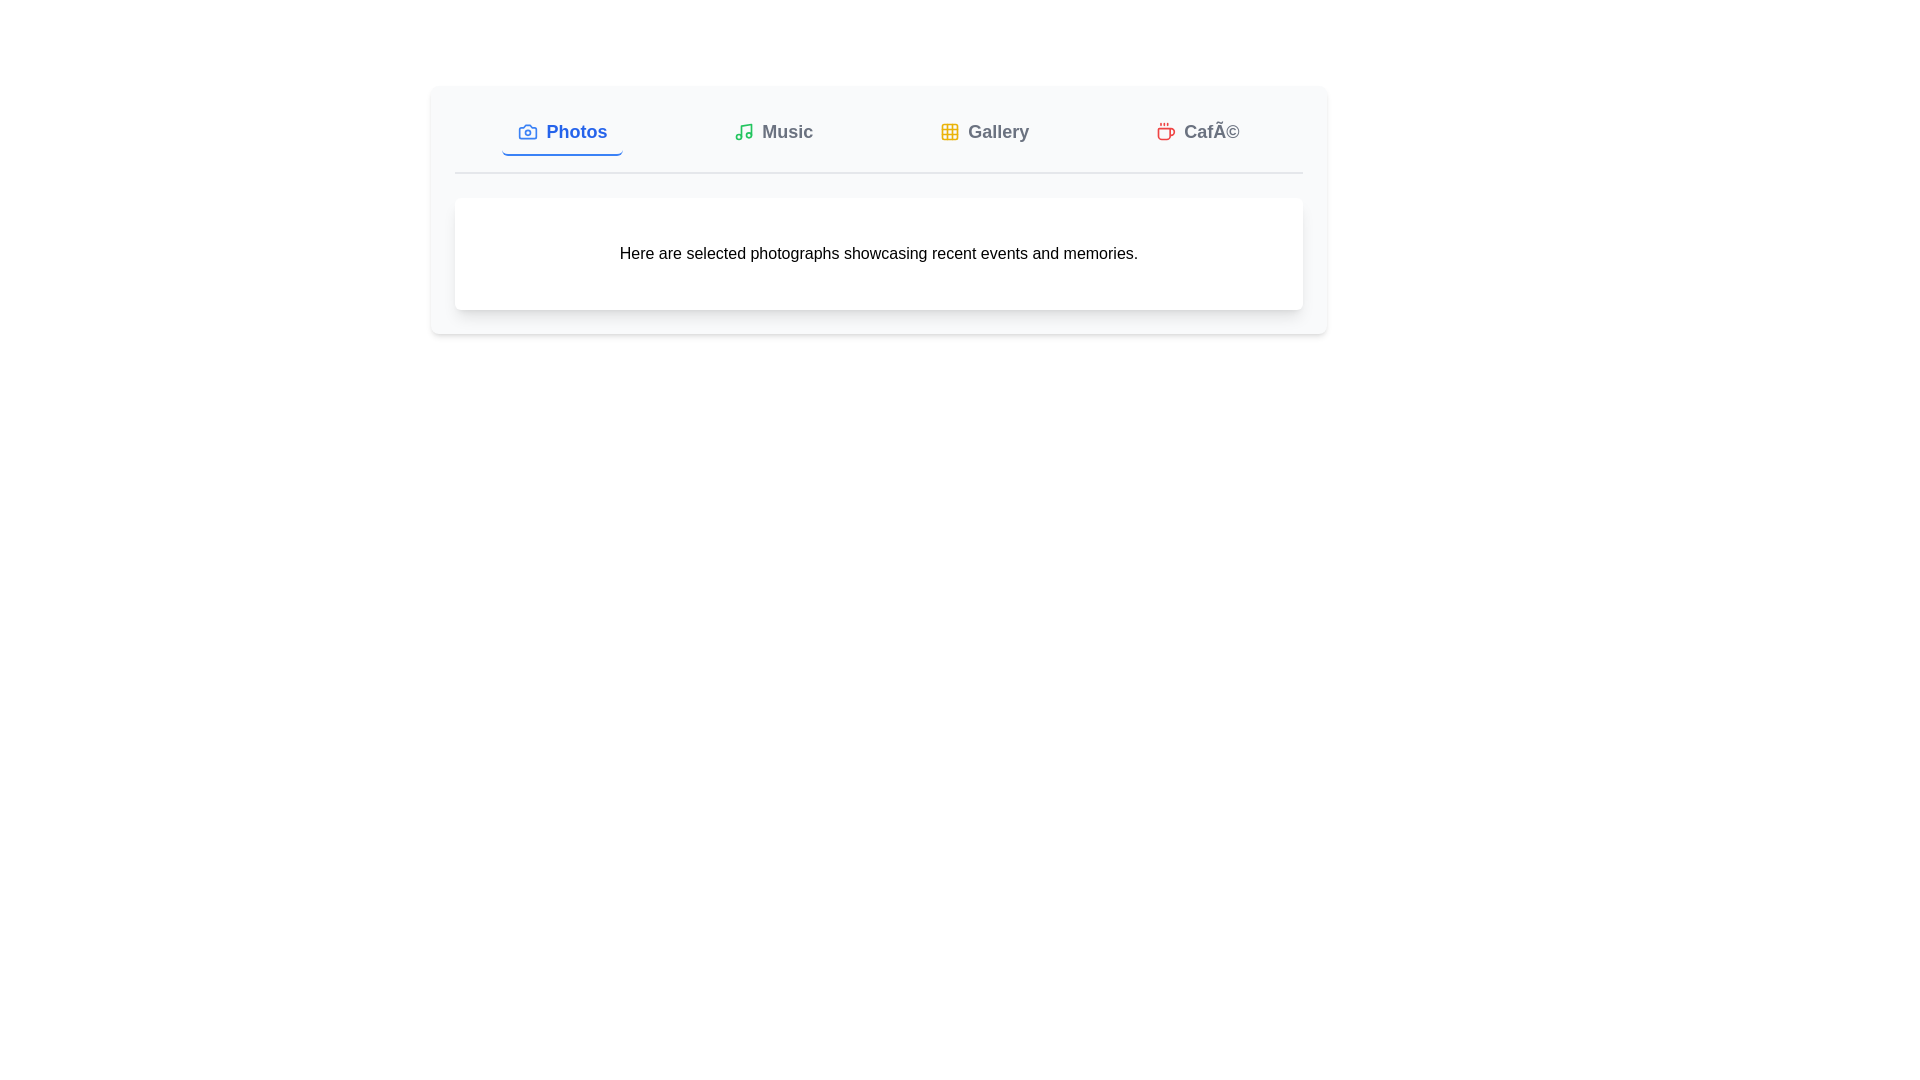  What do you see at coordinates (878, 253) in the screenshot?
I see `the informational Text Block located below the navigation bar containing the tabs labeled 'Photos,' 'Music,' 'Gallery,' and 'Café.'` at bounding box center [878, 253].